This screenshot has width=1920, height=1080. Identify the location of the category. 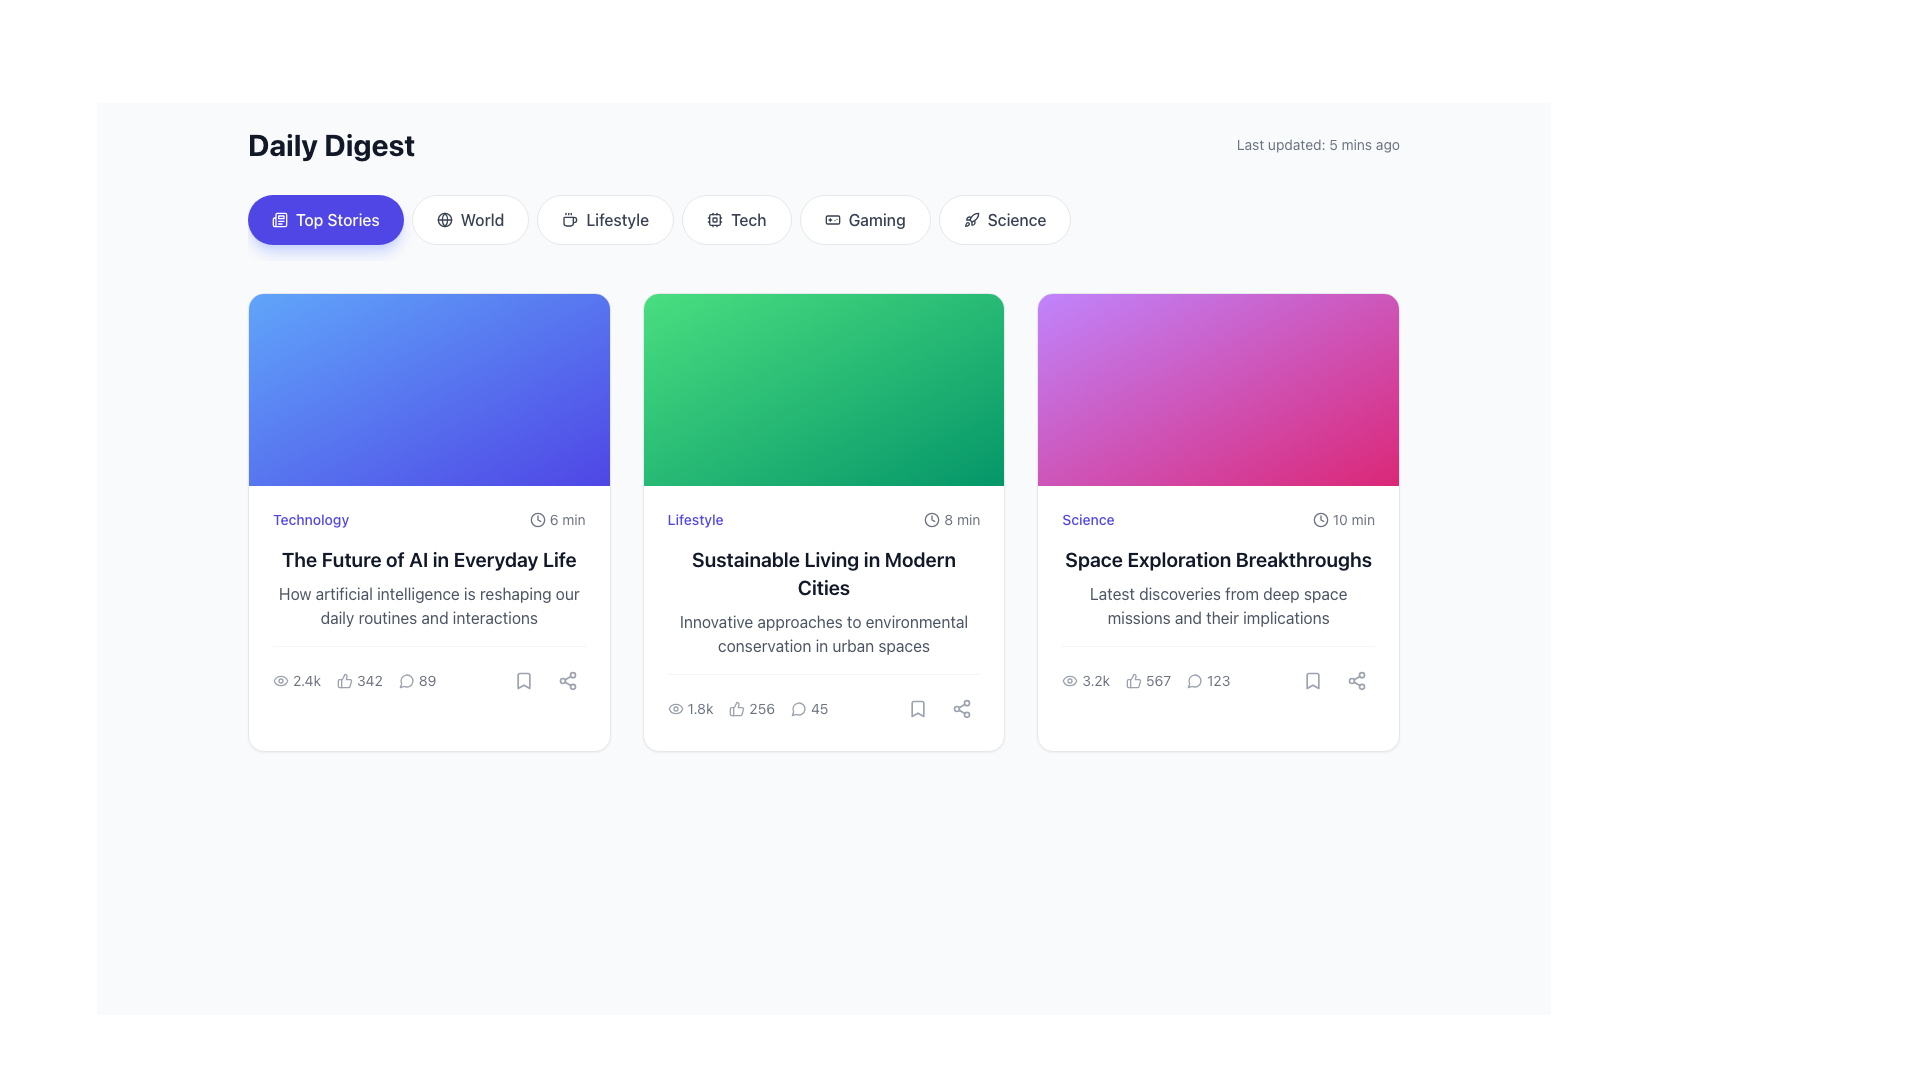
(310, 519).